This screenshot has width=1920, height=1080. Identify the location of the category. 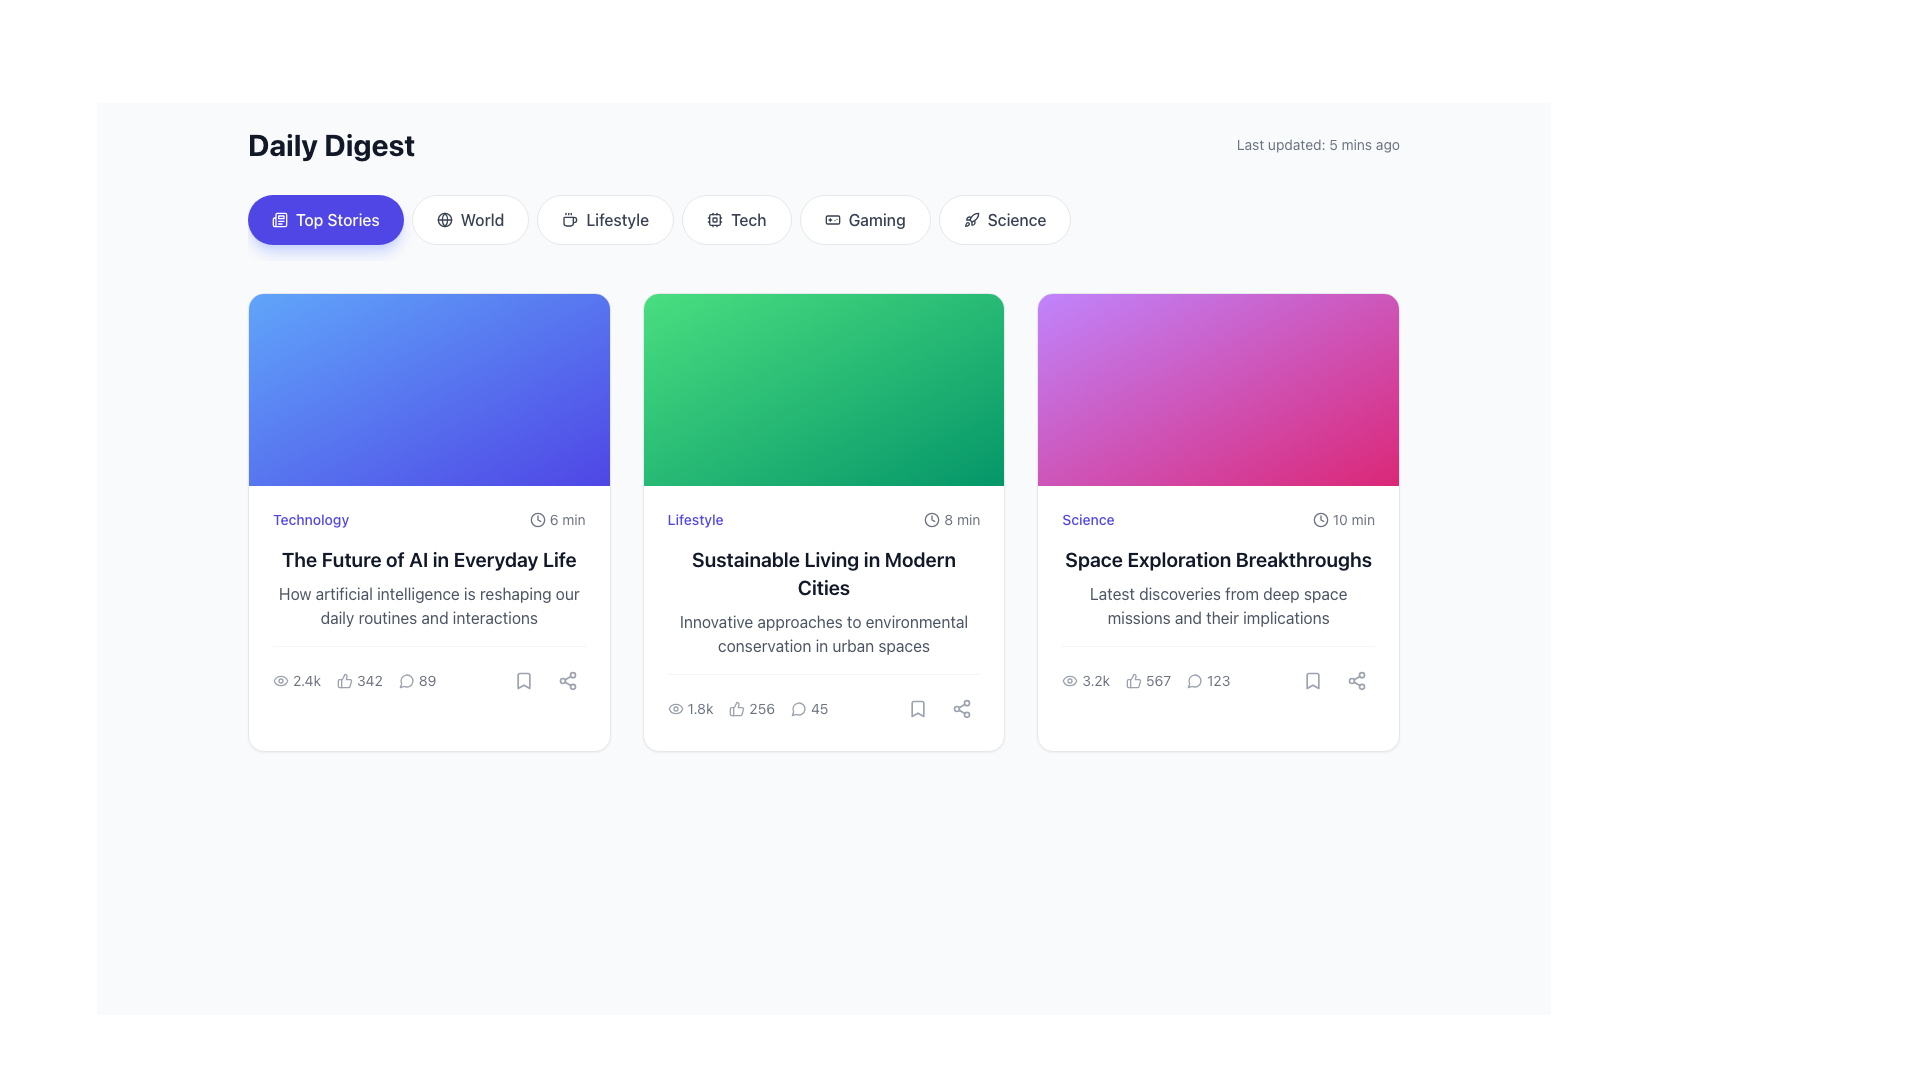
(310, 519).